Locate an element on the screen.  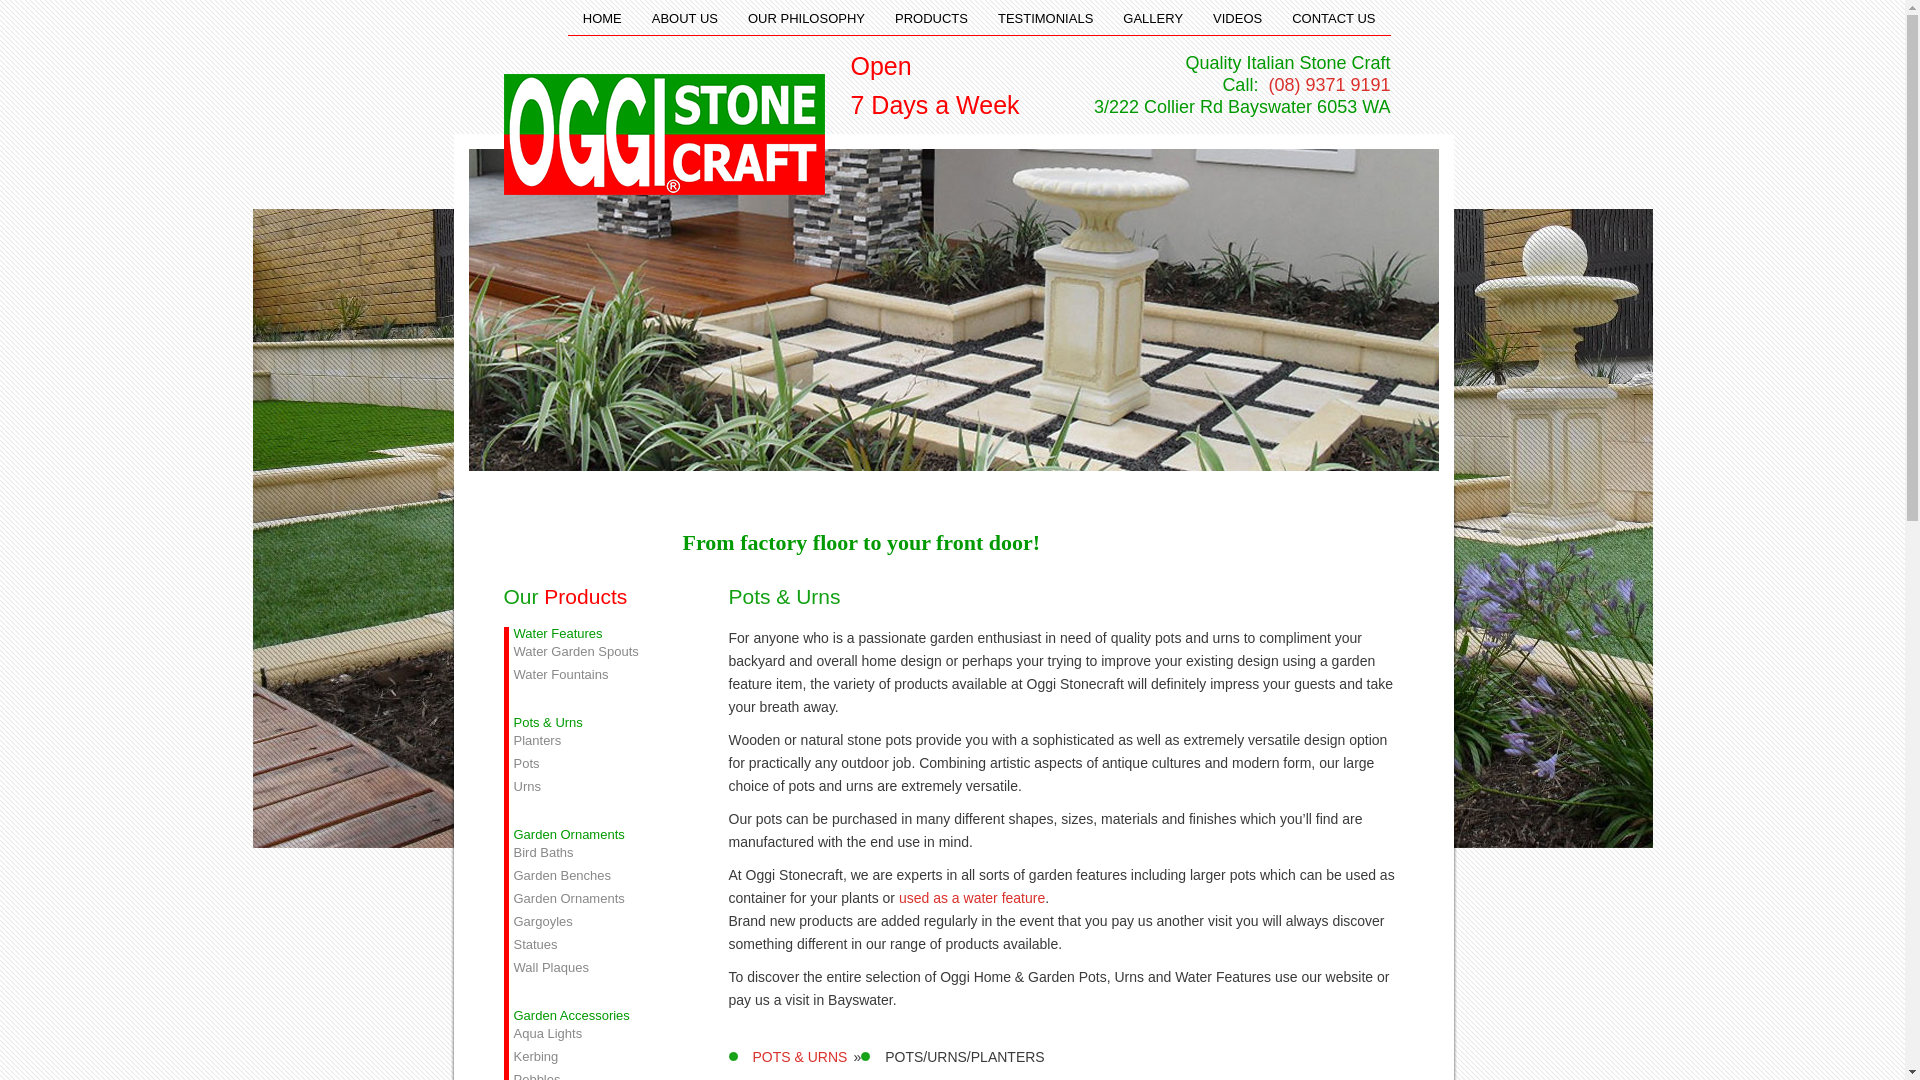
'POTS & URNS' is located at coordinates (798, 1055).